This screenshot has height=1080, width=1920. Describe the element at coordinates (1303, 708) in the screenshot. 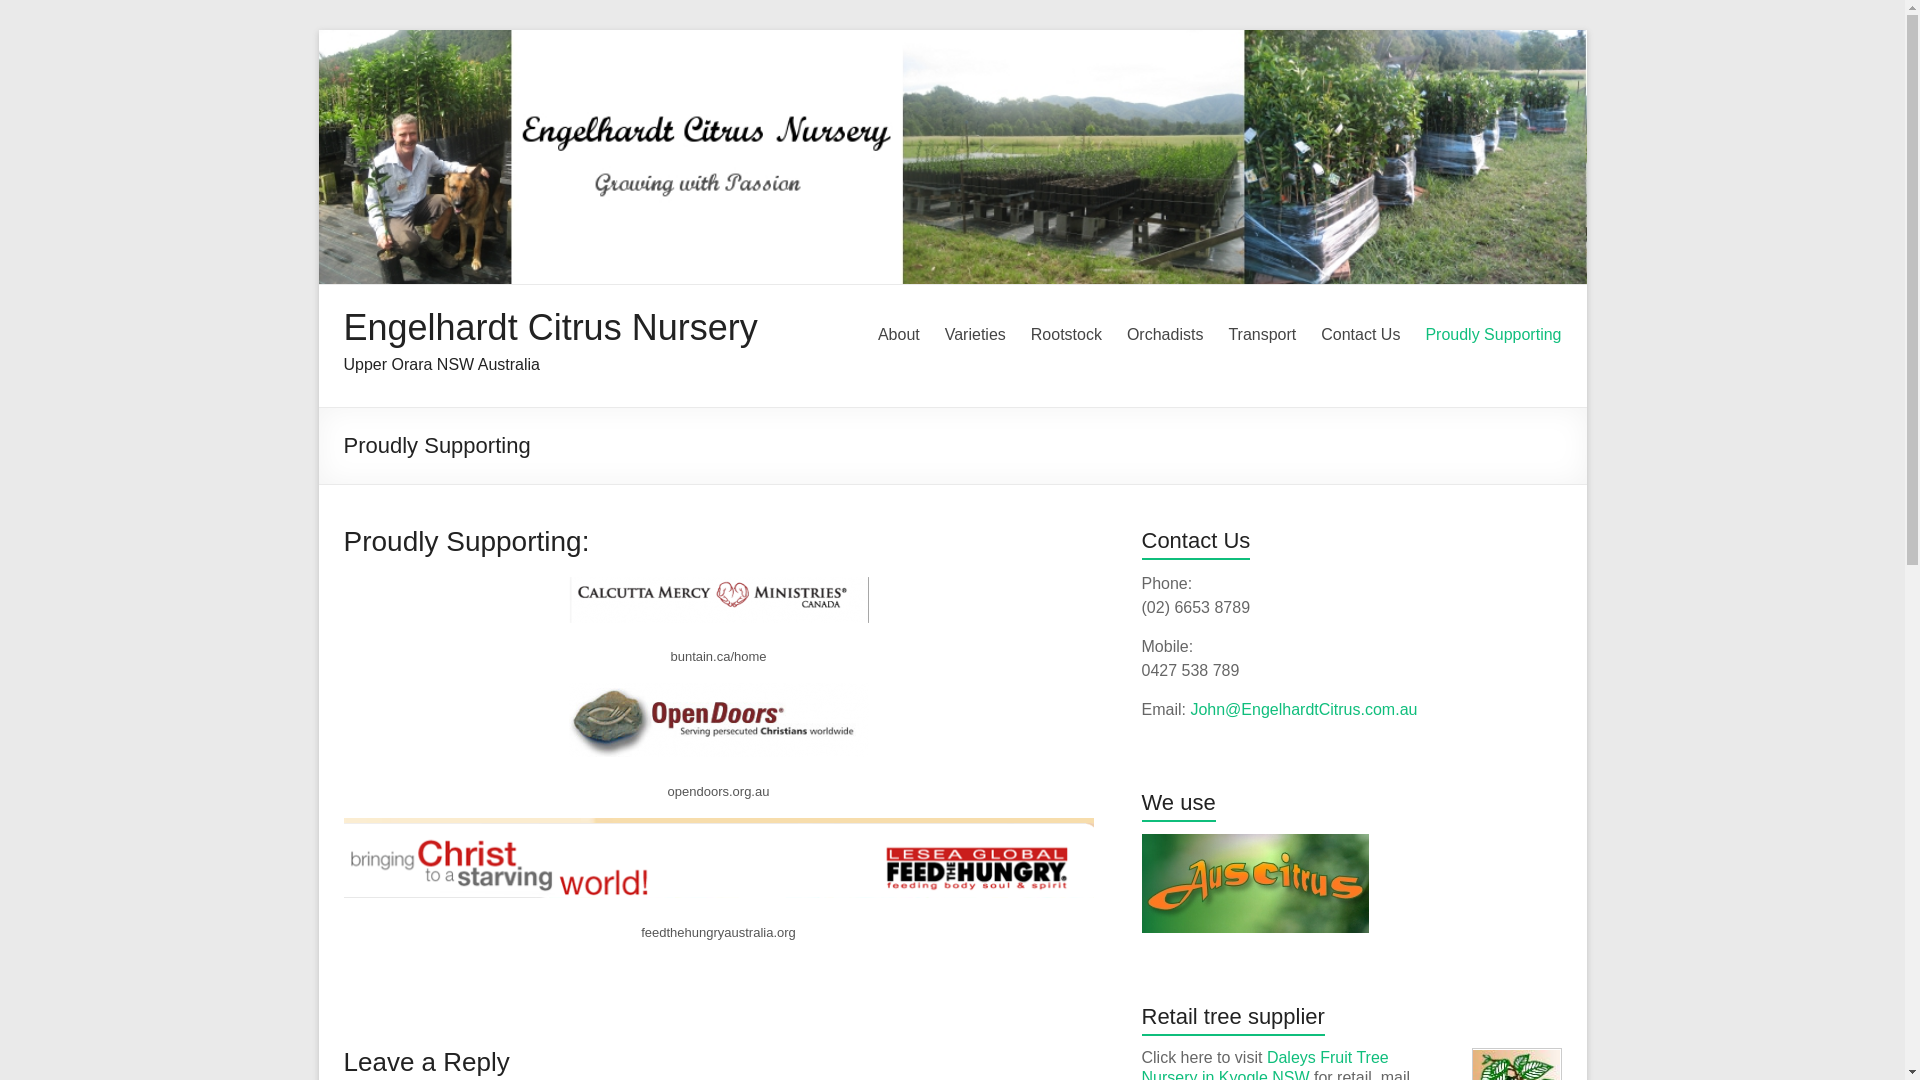

I see `'John@EngelhardtCitrus.com.au'` at that location.